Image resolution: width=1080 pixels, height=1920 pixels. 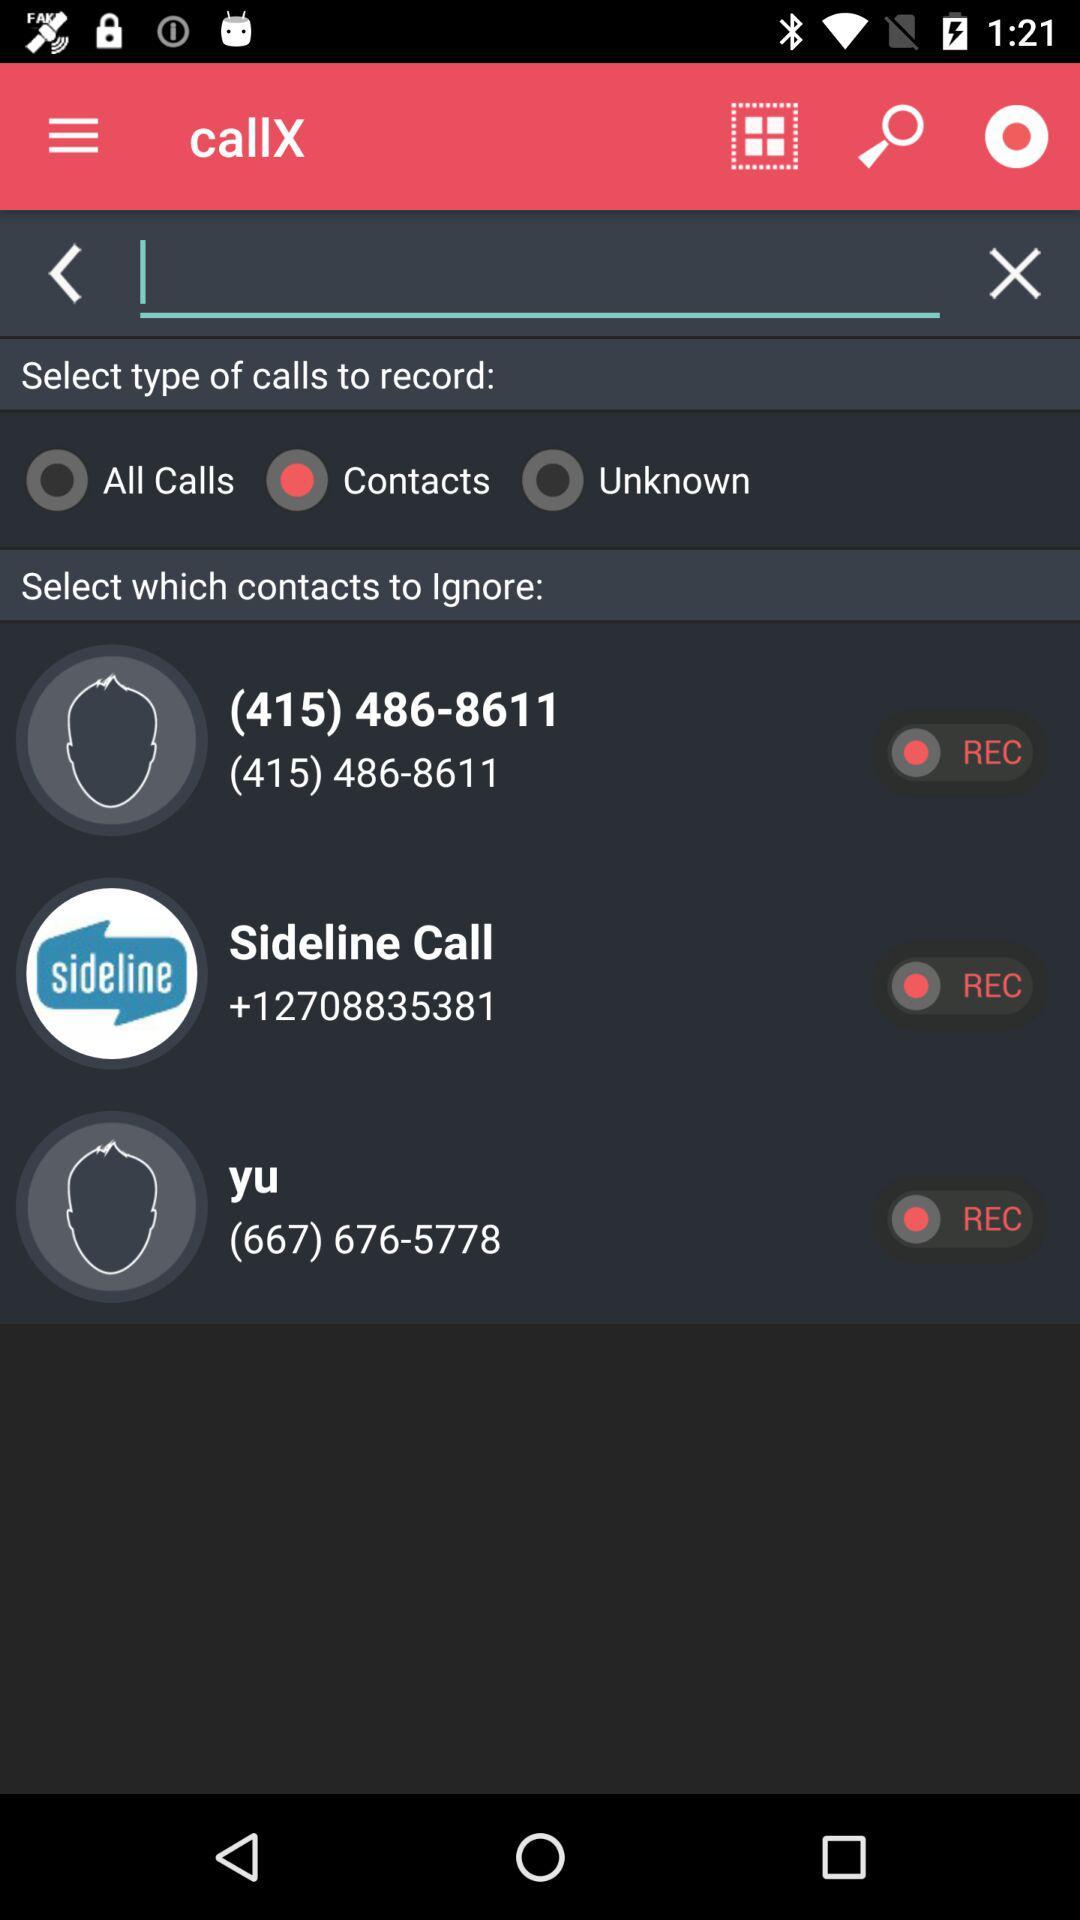 What do you see at coordinates (72, 135) in the screenshot?
I see `item to the left of the callx icon` at bounding box center [72, 135].